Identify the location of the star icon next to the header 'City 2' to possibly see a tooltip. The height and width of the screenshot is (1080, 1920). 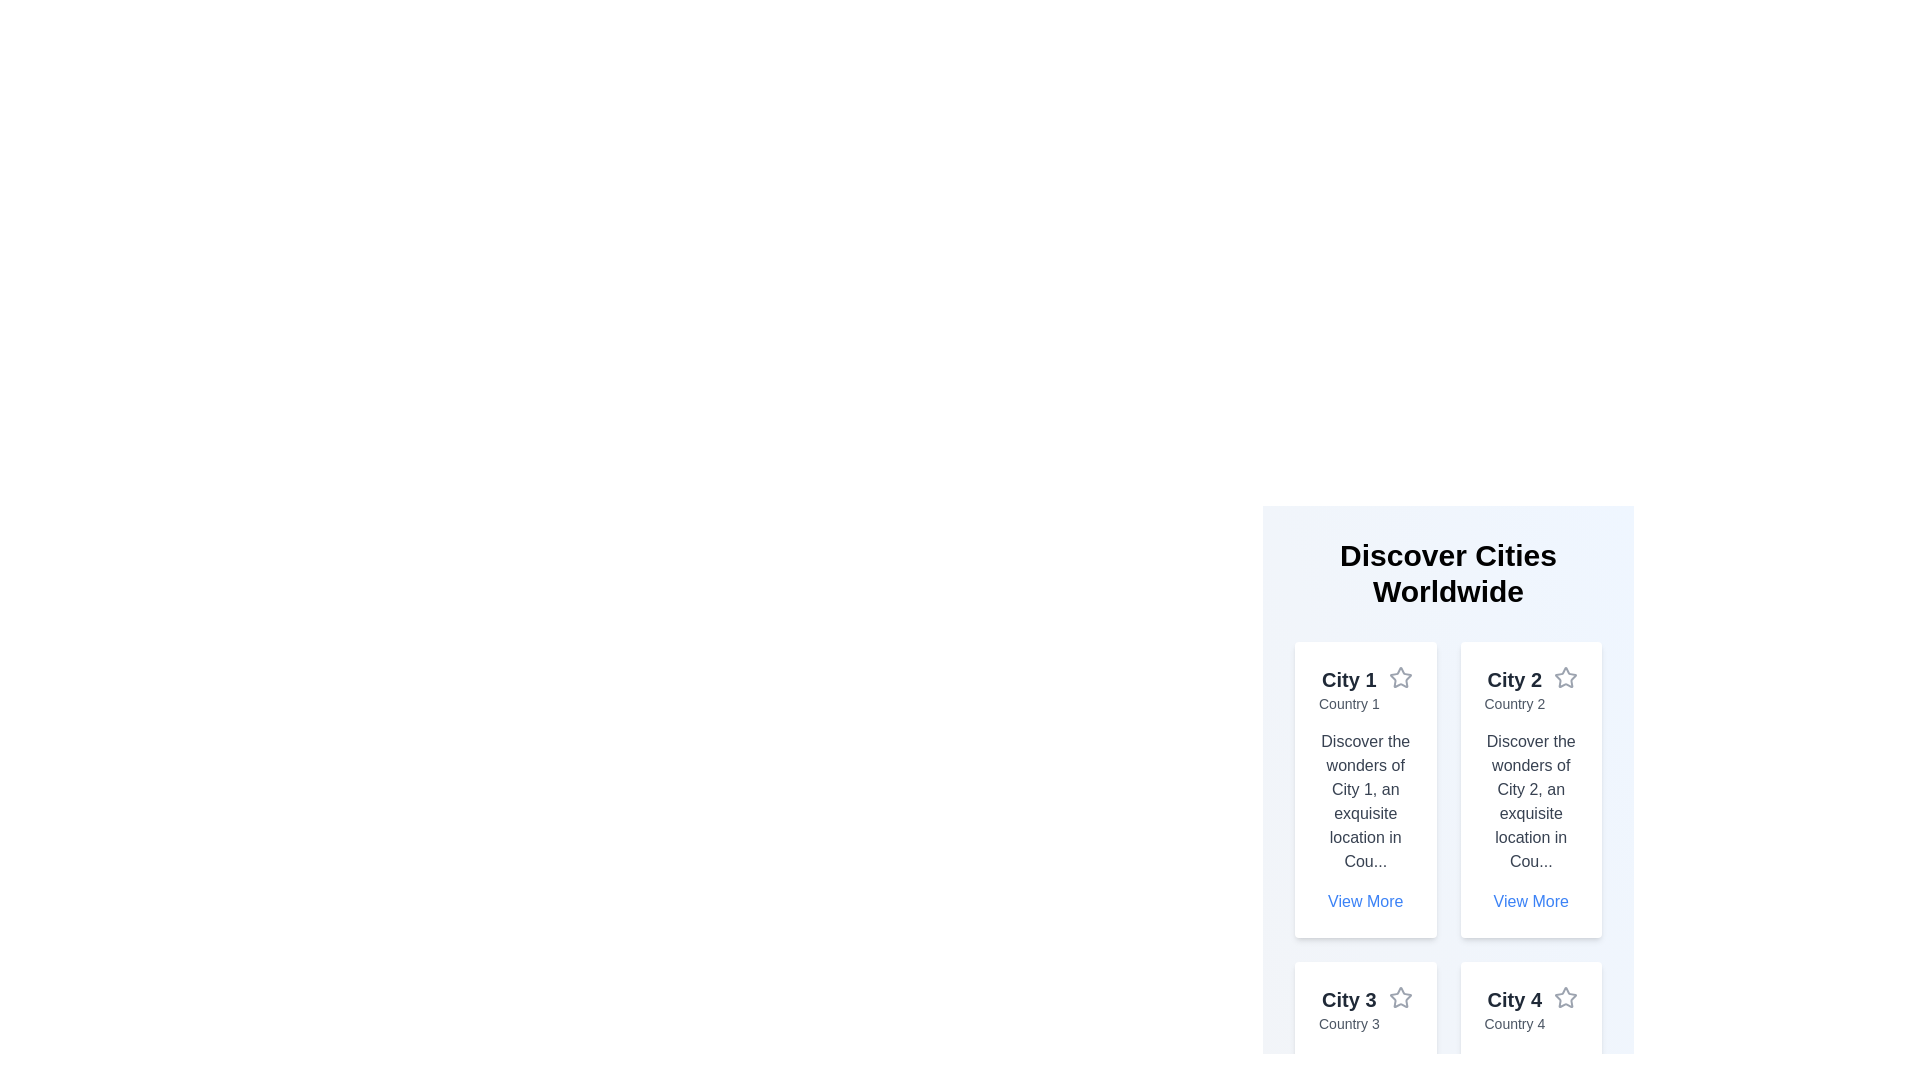
(1564, 677).